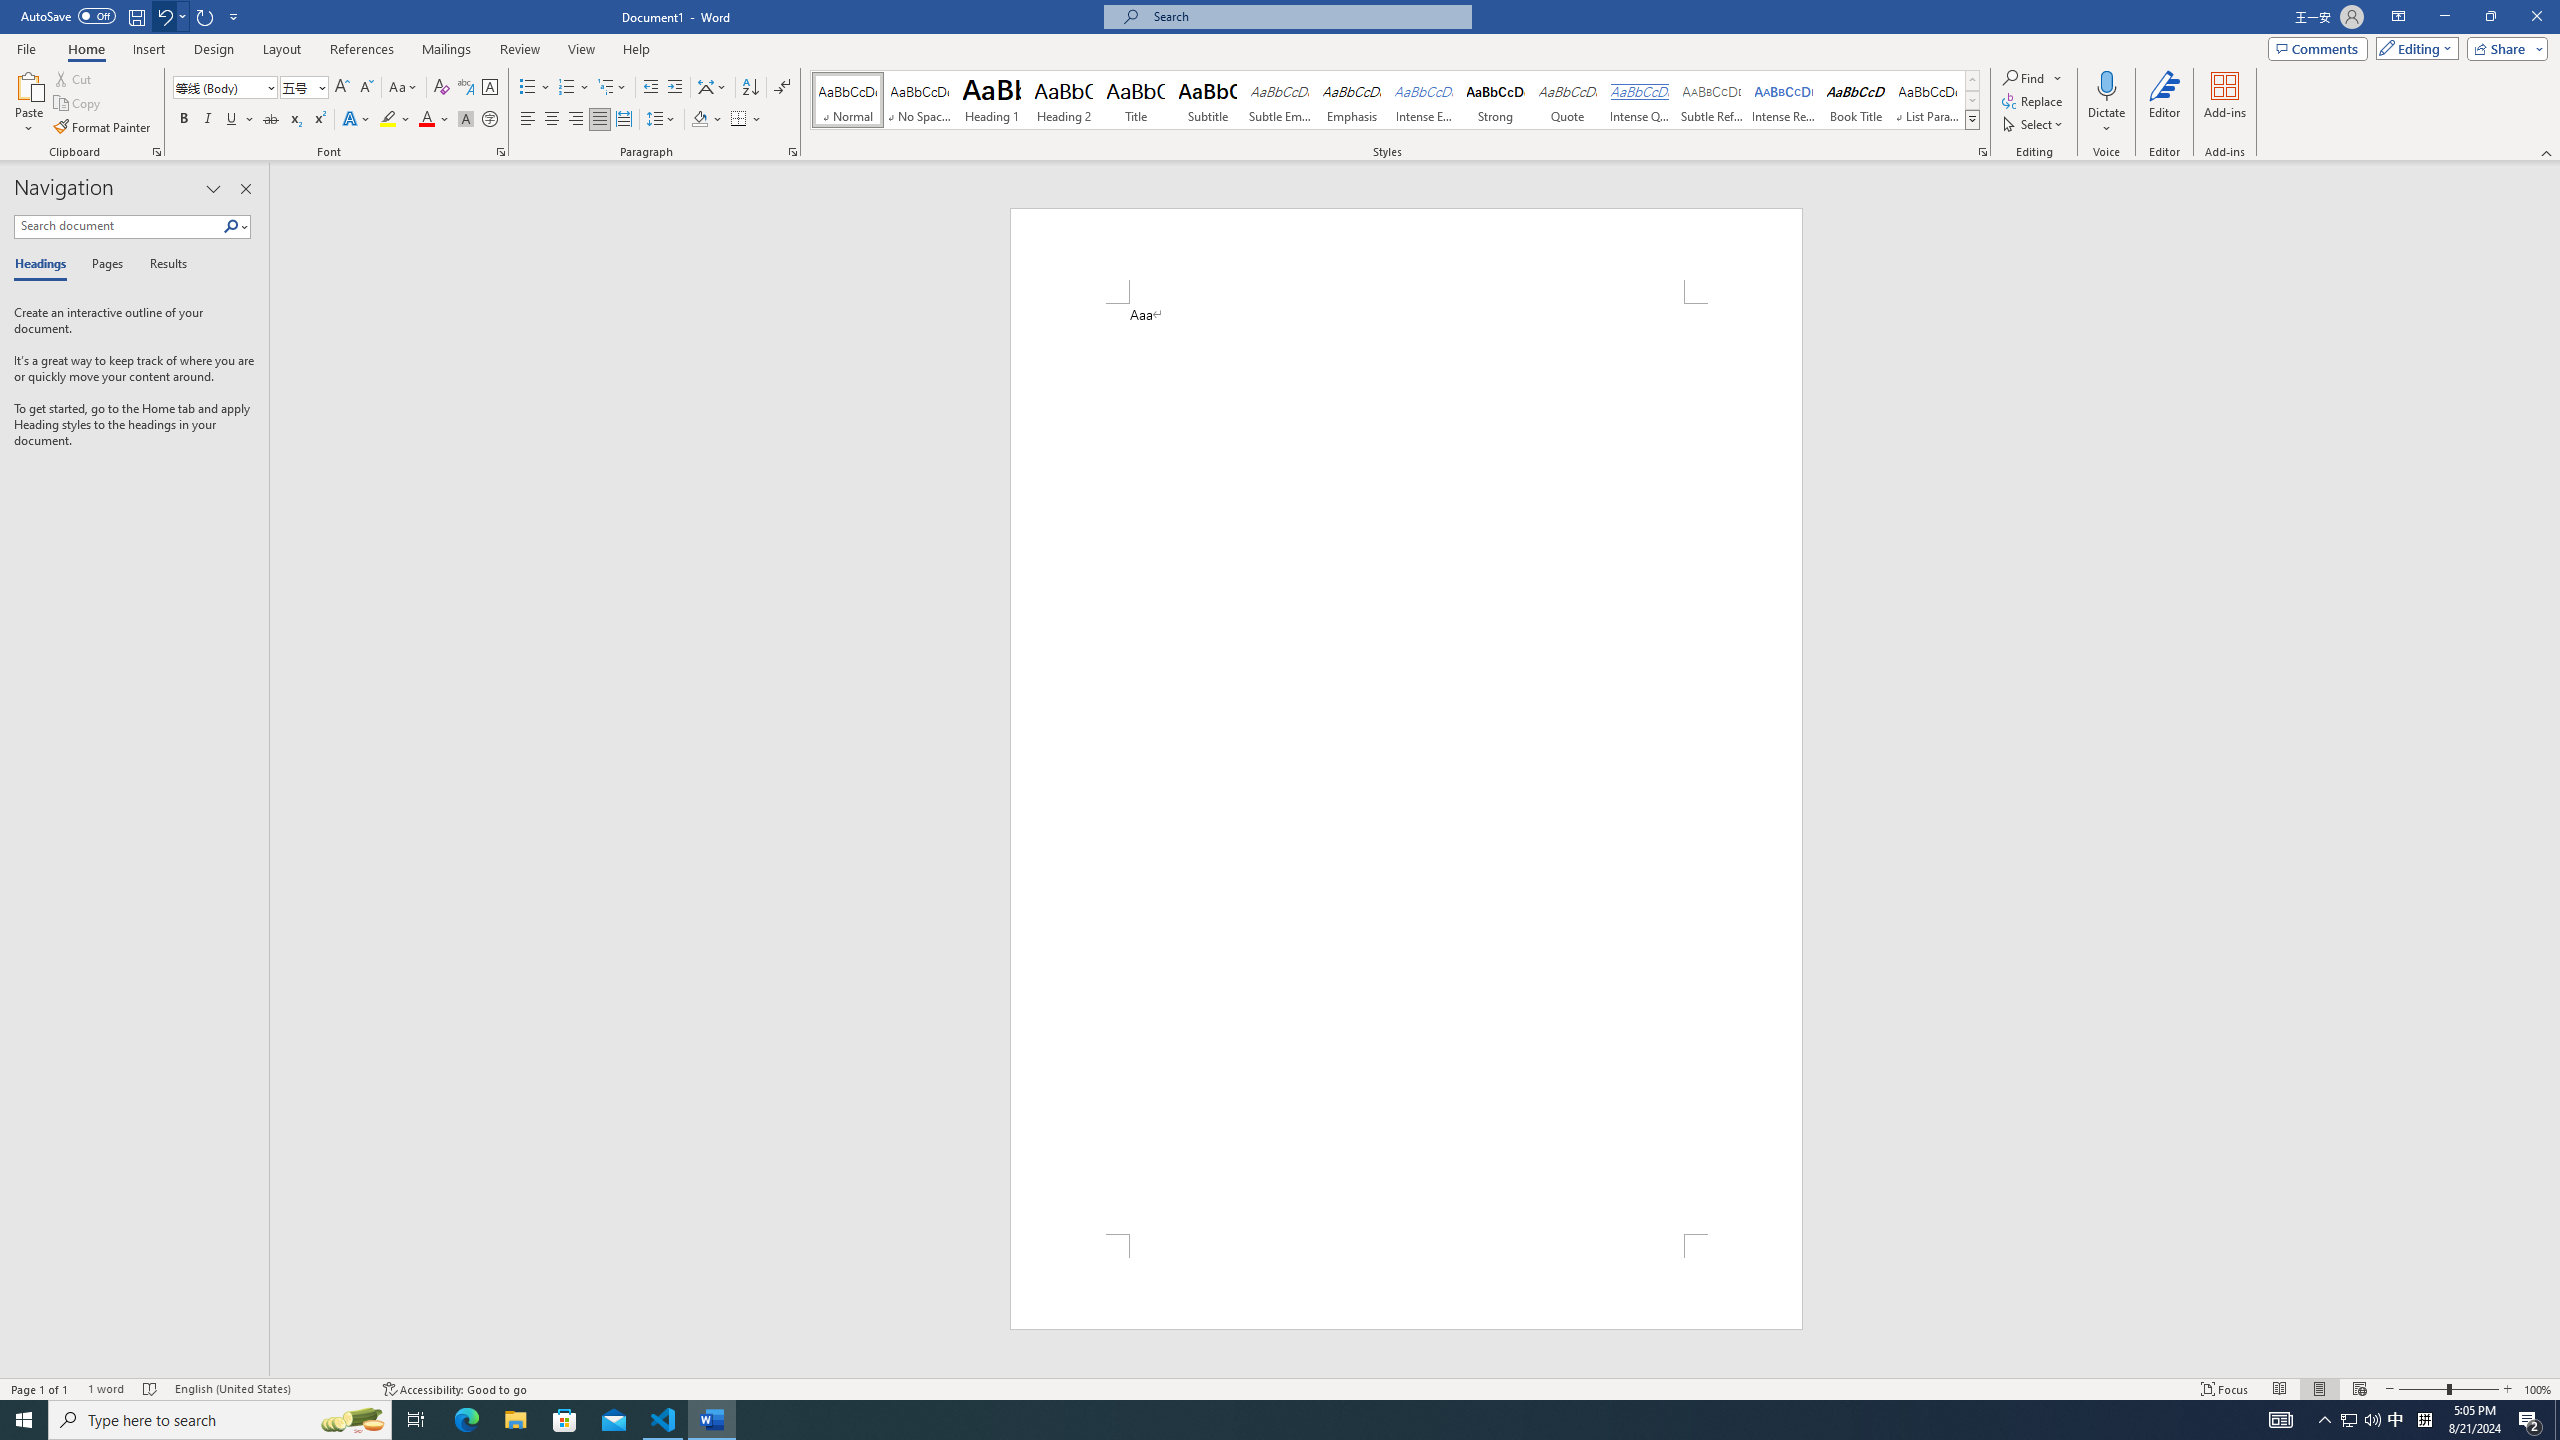  Describe the element at coordinates (205, 15) in the screenshot. I see `'Repeat Typing'` at that location.